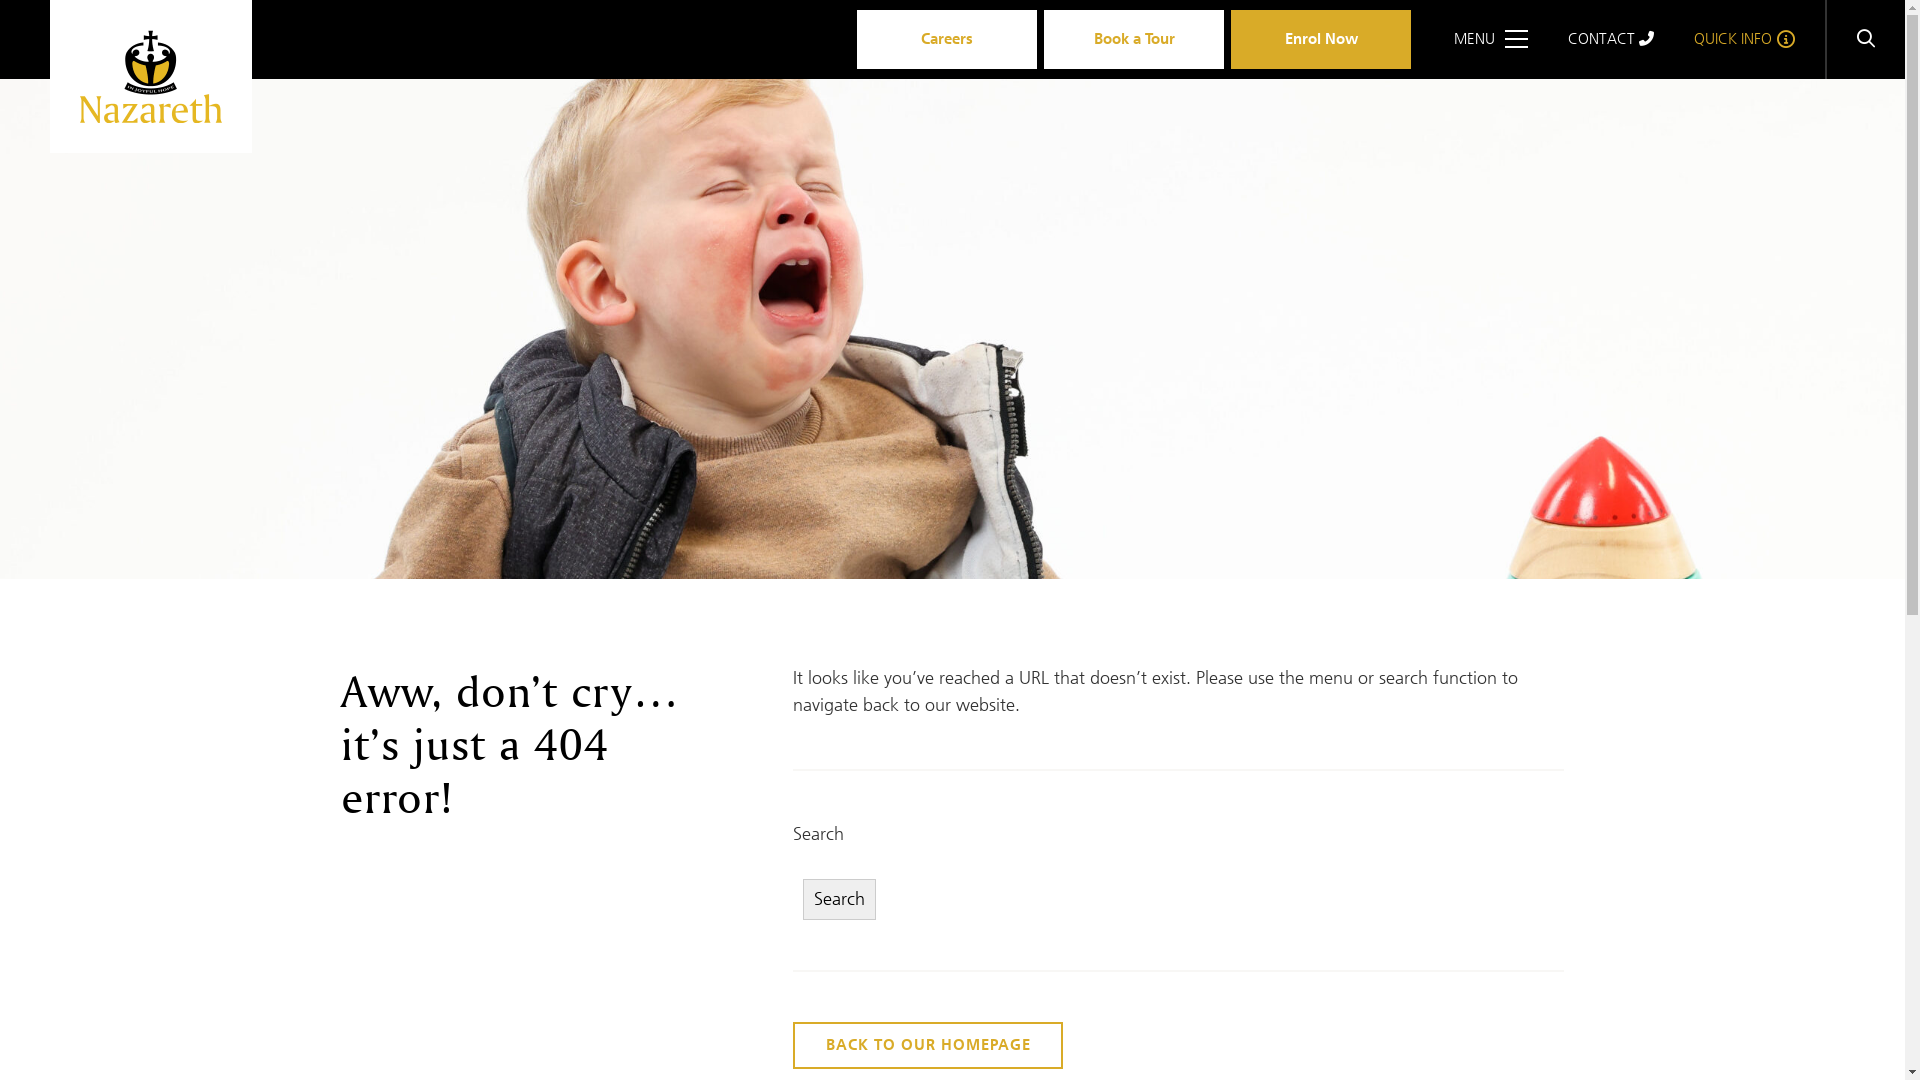 The height and width of the screenshot is (1080, 1920). What do you see at coordinates (839, 898) in the screenshot?
I see `'Search'` at bounding box center [839, 898].